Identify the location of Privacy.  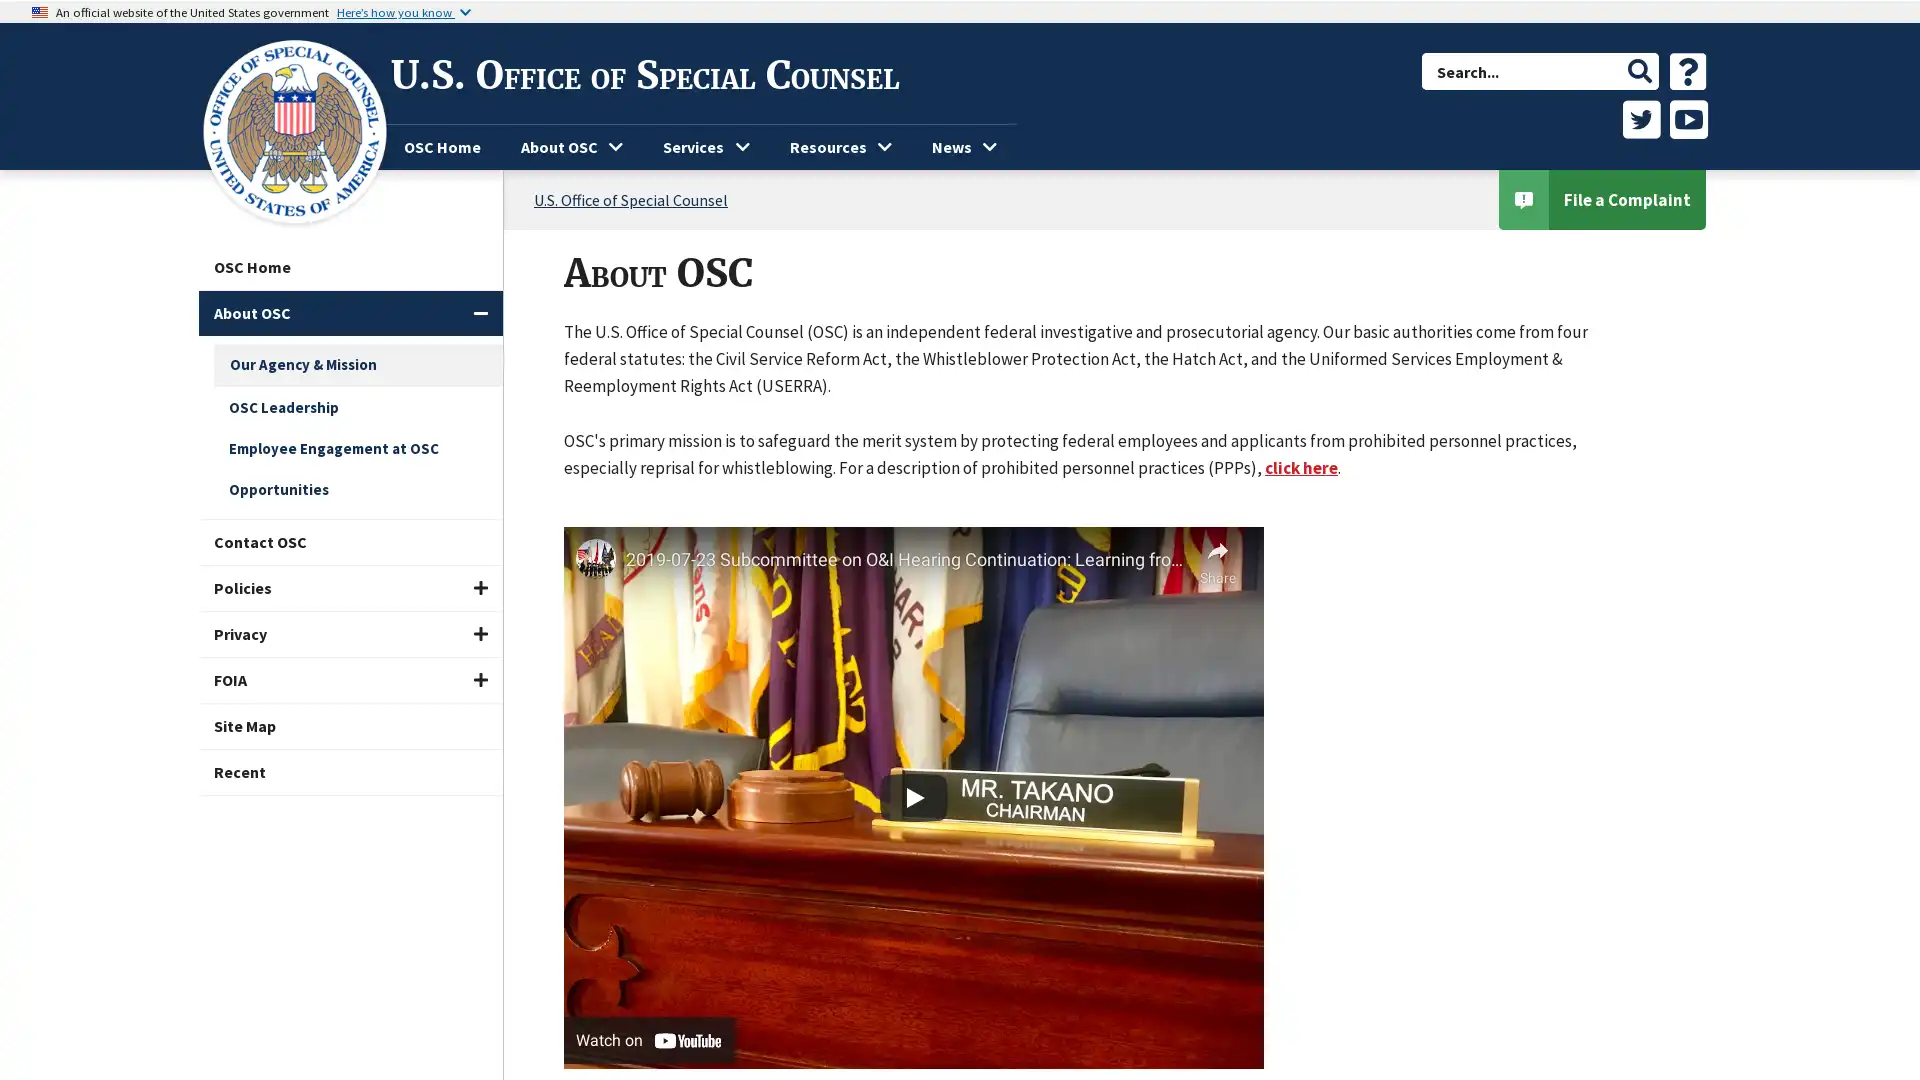
(350, 634).